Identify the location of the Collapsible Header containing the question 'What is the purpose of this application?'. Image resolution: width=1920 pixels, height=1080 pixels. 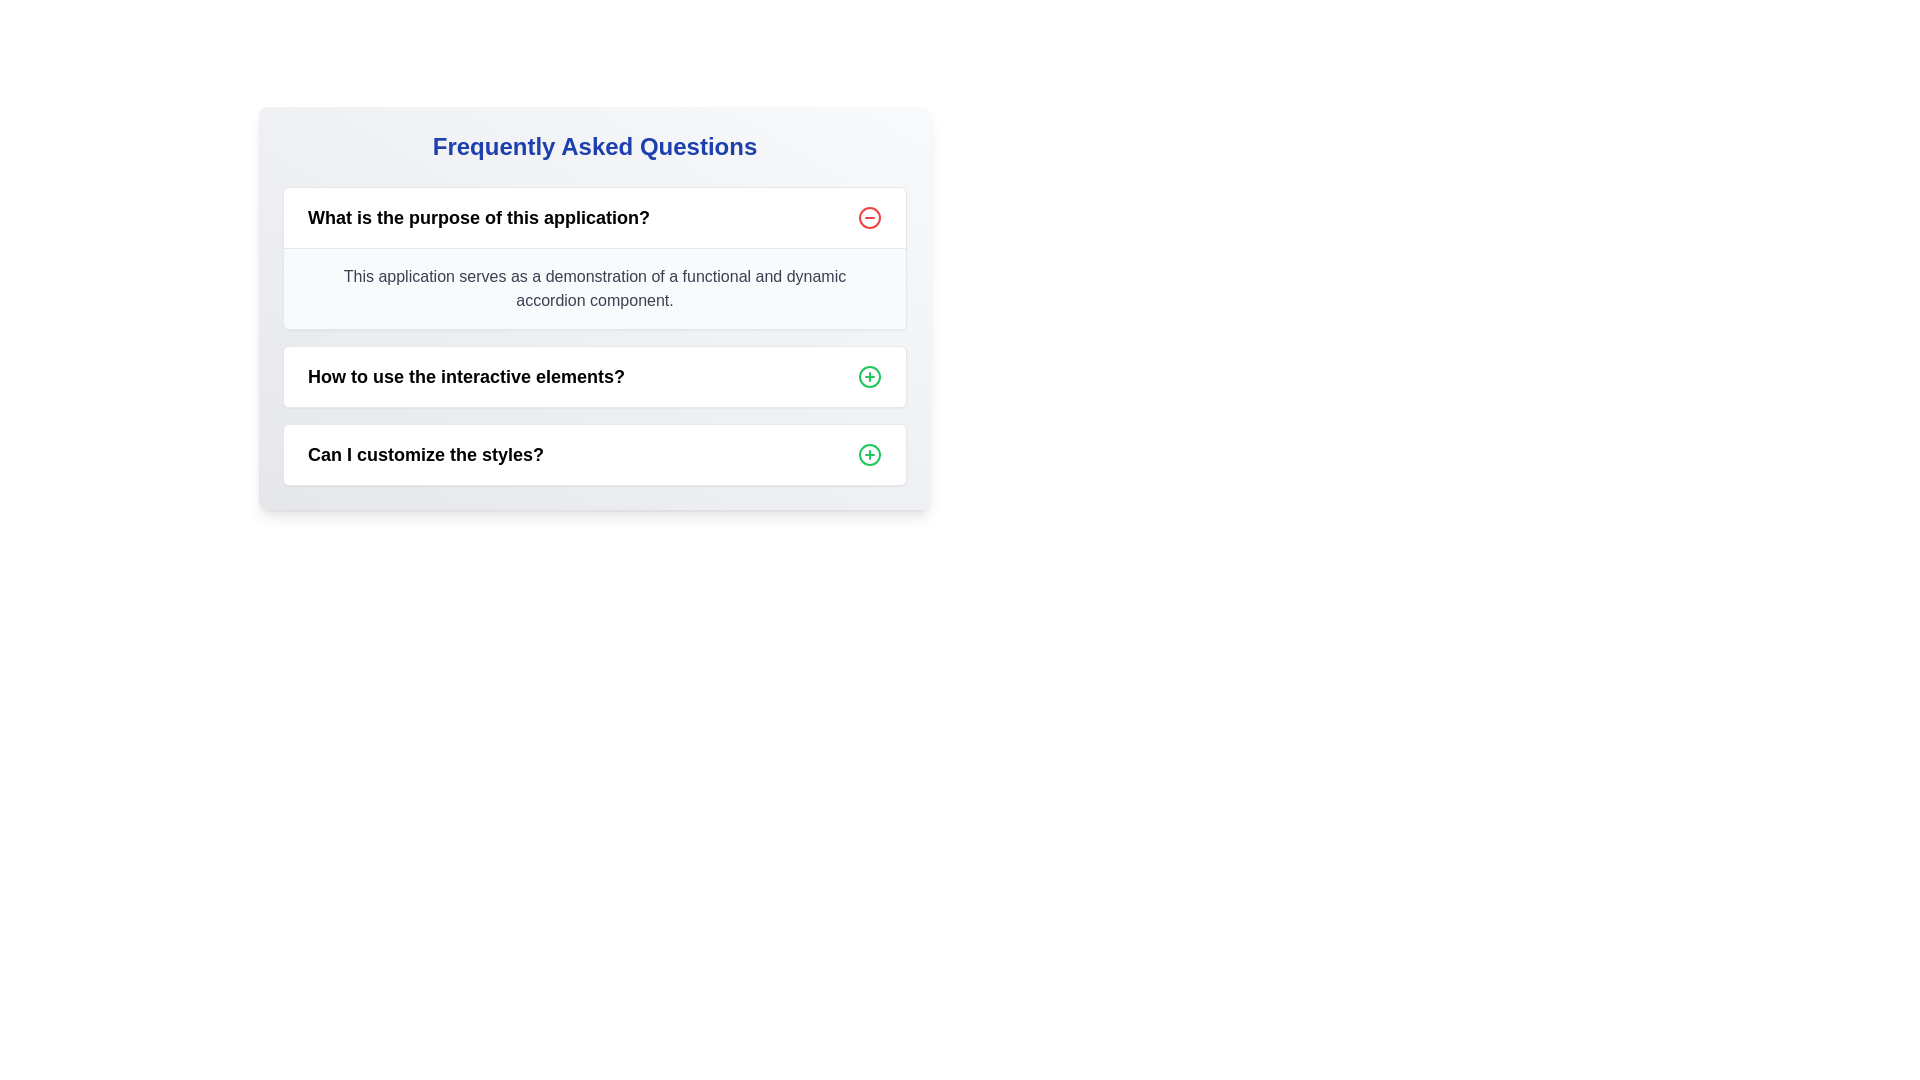
(594, 218).